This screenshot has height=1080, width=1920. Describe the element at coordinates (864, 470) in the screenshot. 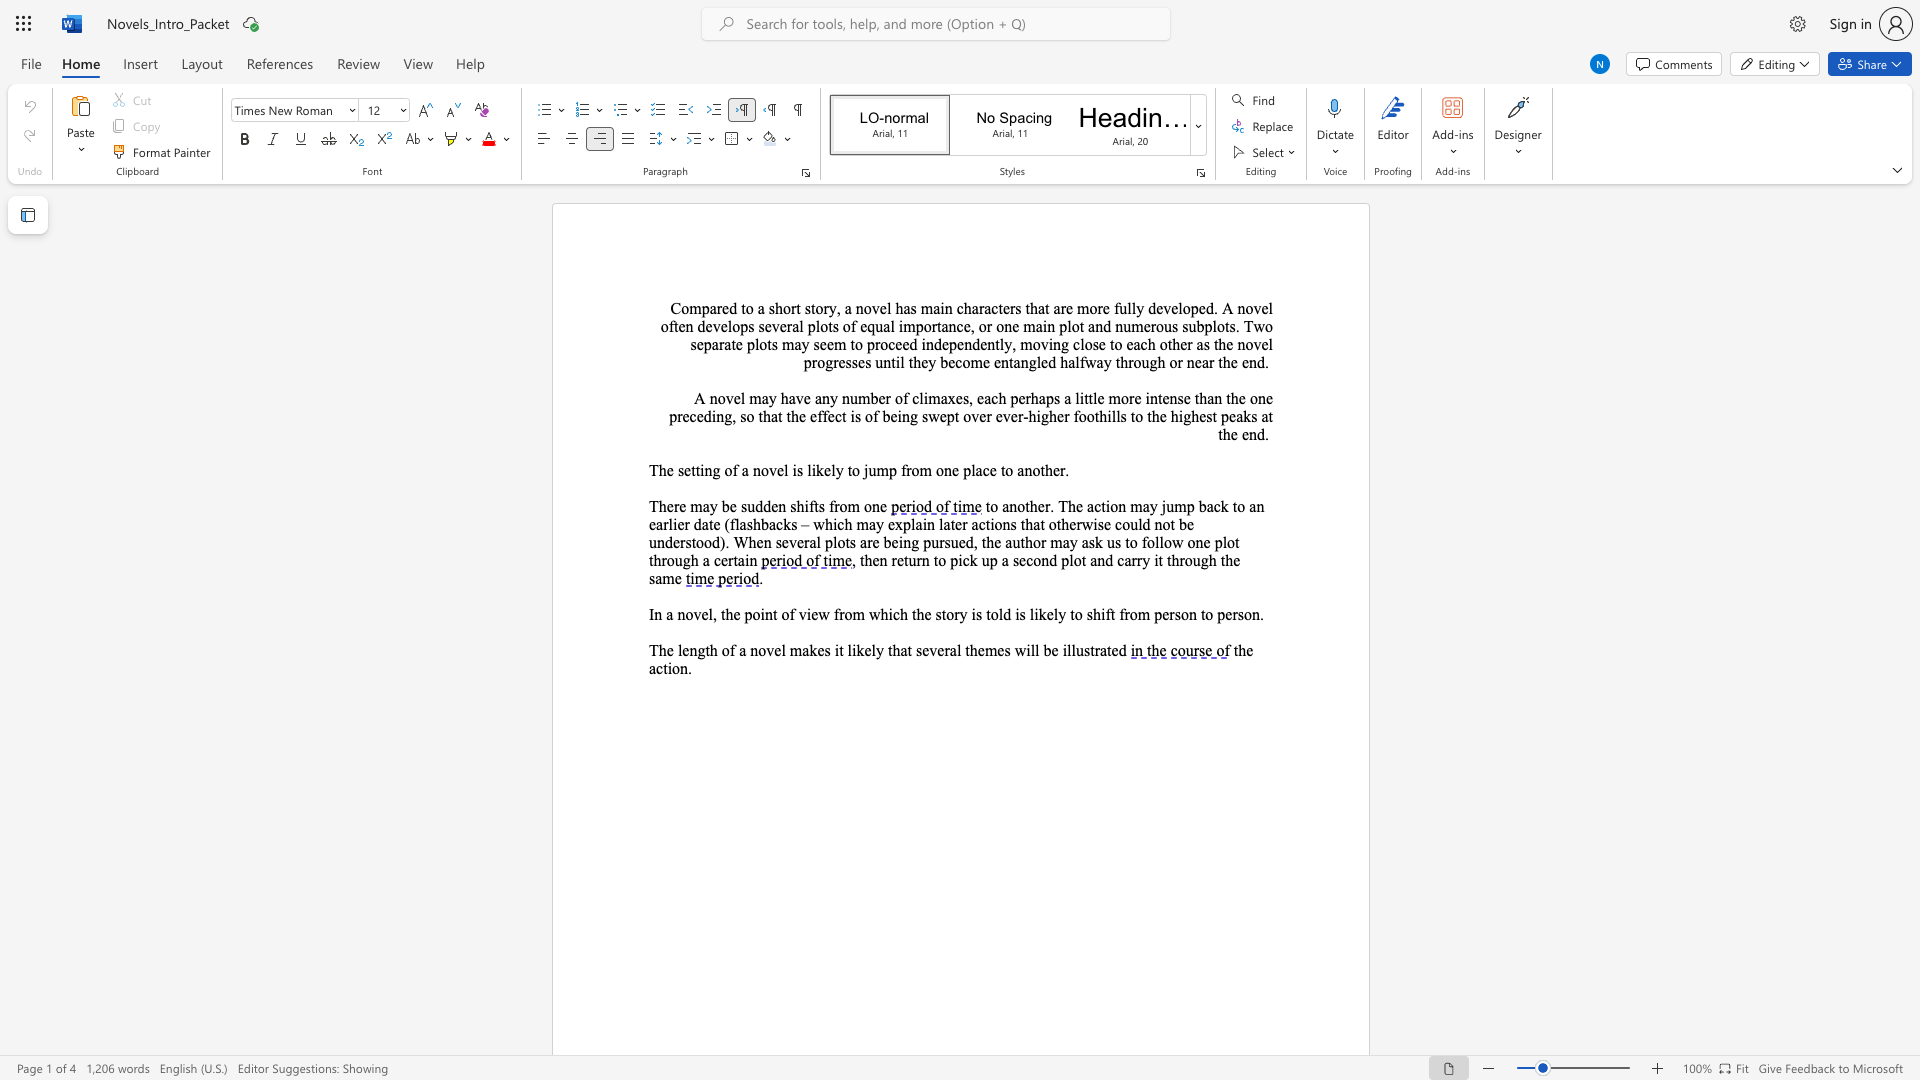

I see `the subset text "jum" within the text "The setting of a novel is likely to jump from one place to another."` at that location.